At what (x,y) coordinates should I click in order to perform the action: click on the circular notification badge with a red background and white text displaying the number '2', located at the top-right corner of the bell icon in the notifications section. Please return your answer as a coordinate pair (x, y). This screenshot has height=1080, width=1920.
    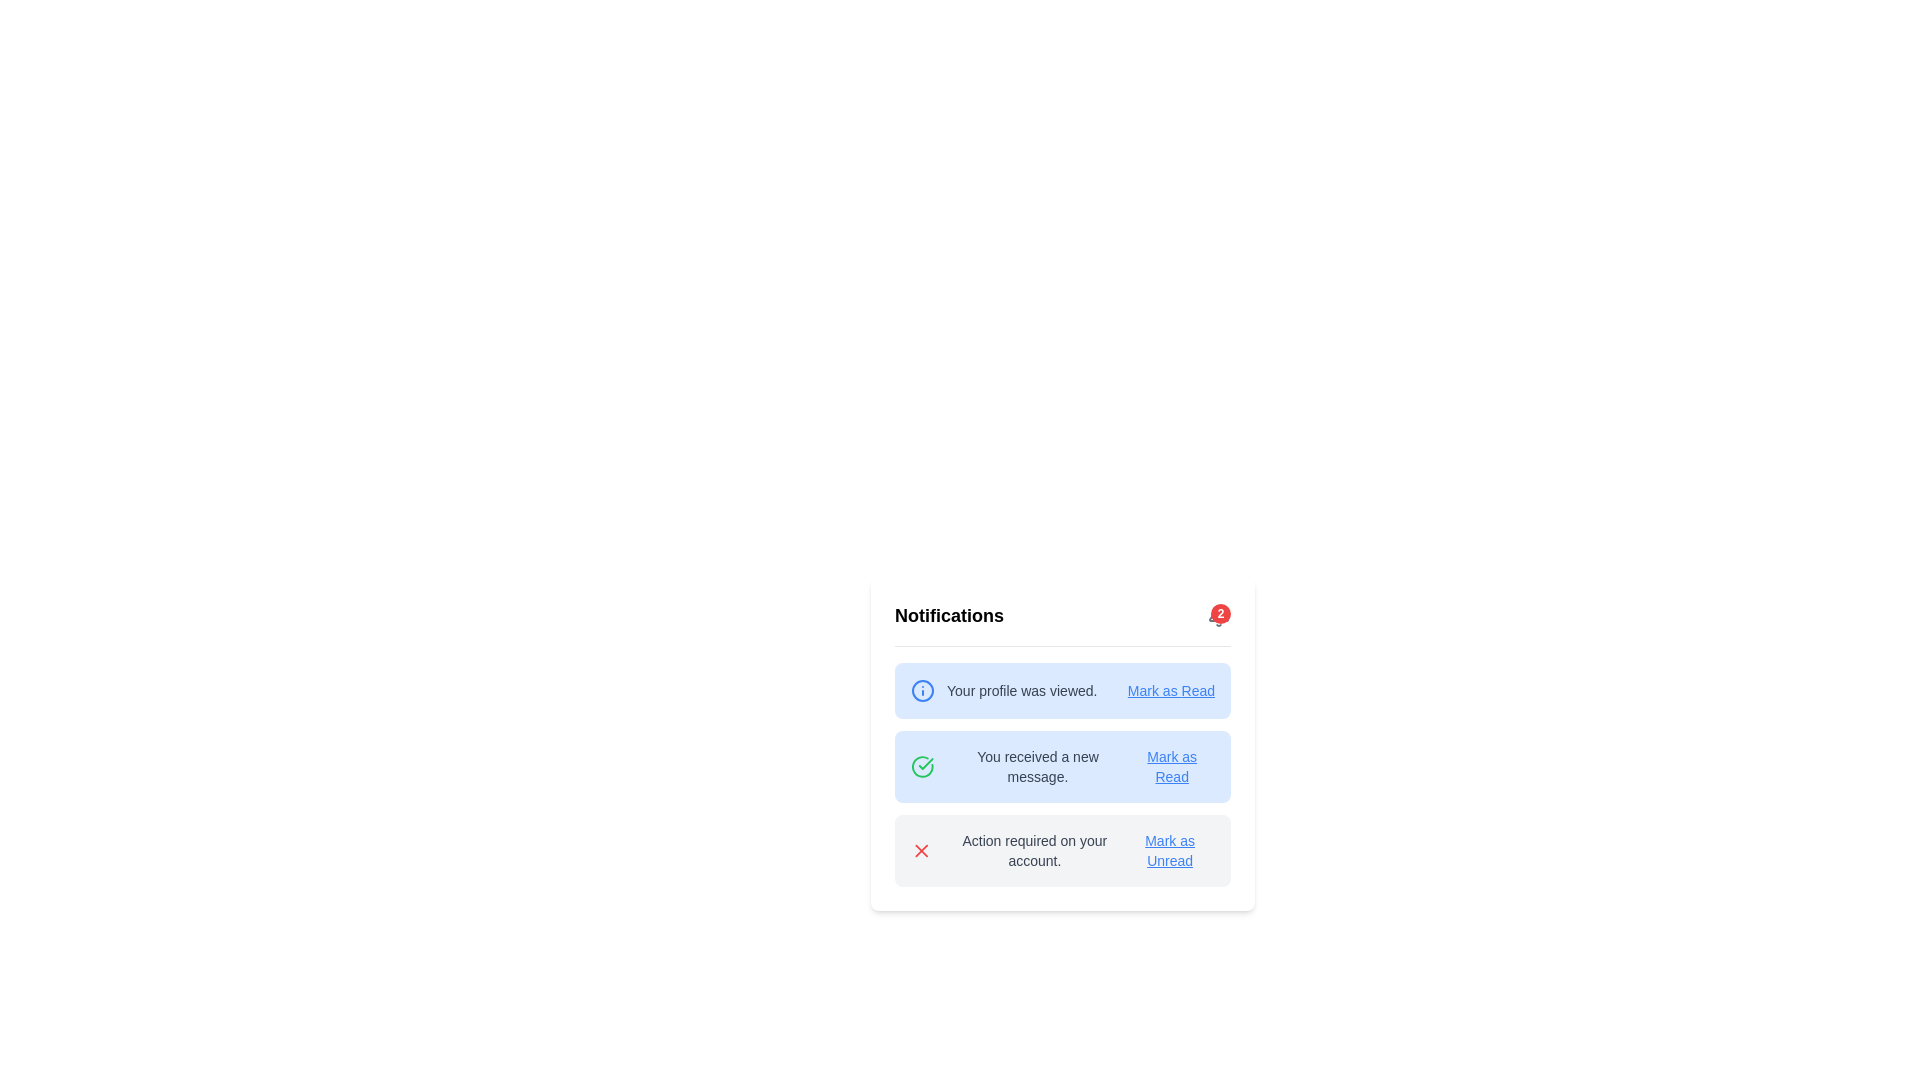
    Looking at the image, I should click on (1218, 615).